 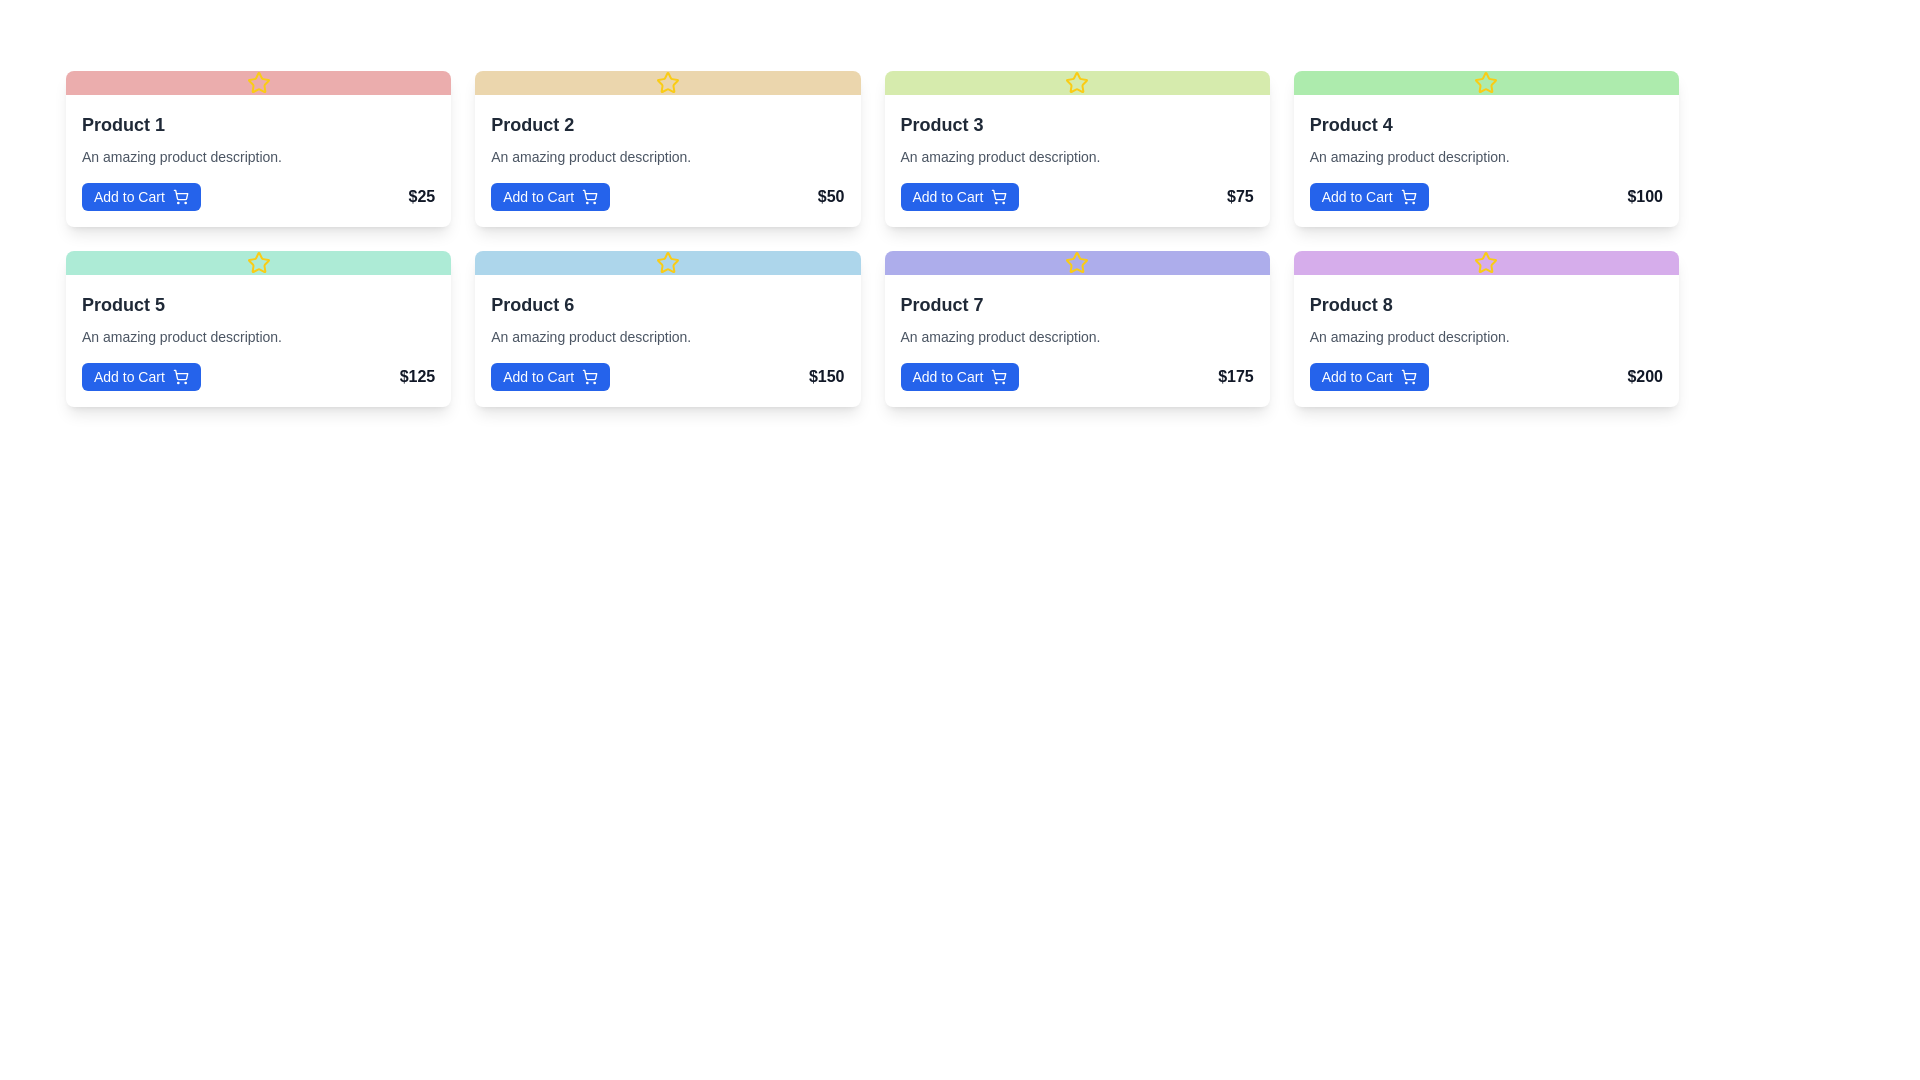 What do you see at coordinates (1486, 82) in the screenshot?
I see `the star icon located at the top center of the green card for 'Product 4' in the second row to interact with it` at bounding box center [1486, 82].